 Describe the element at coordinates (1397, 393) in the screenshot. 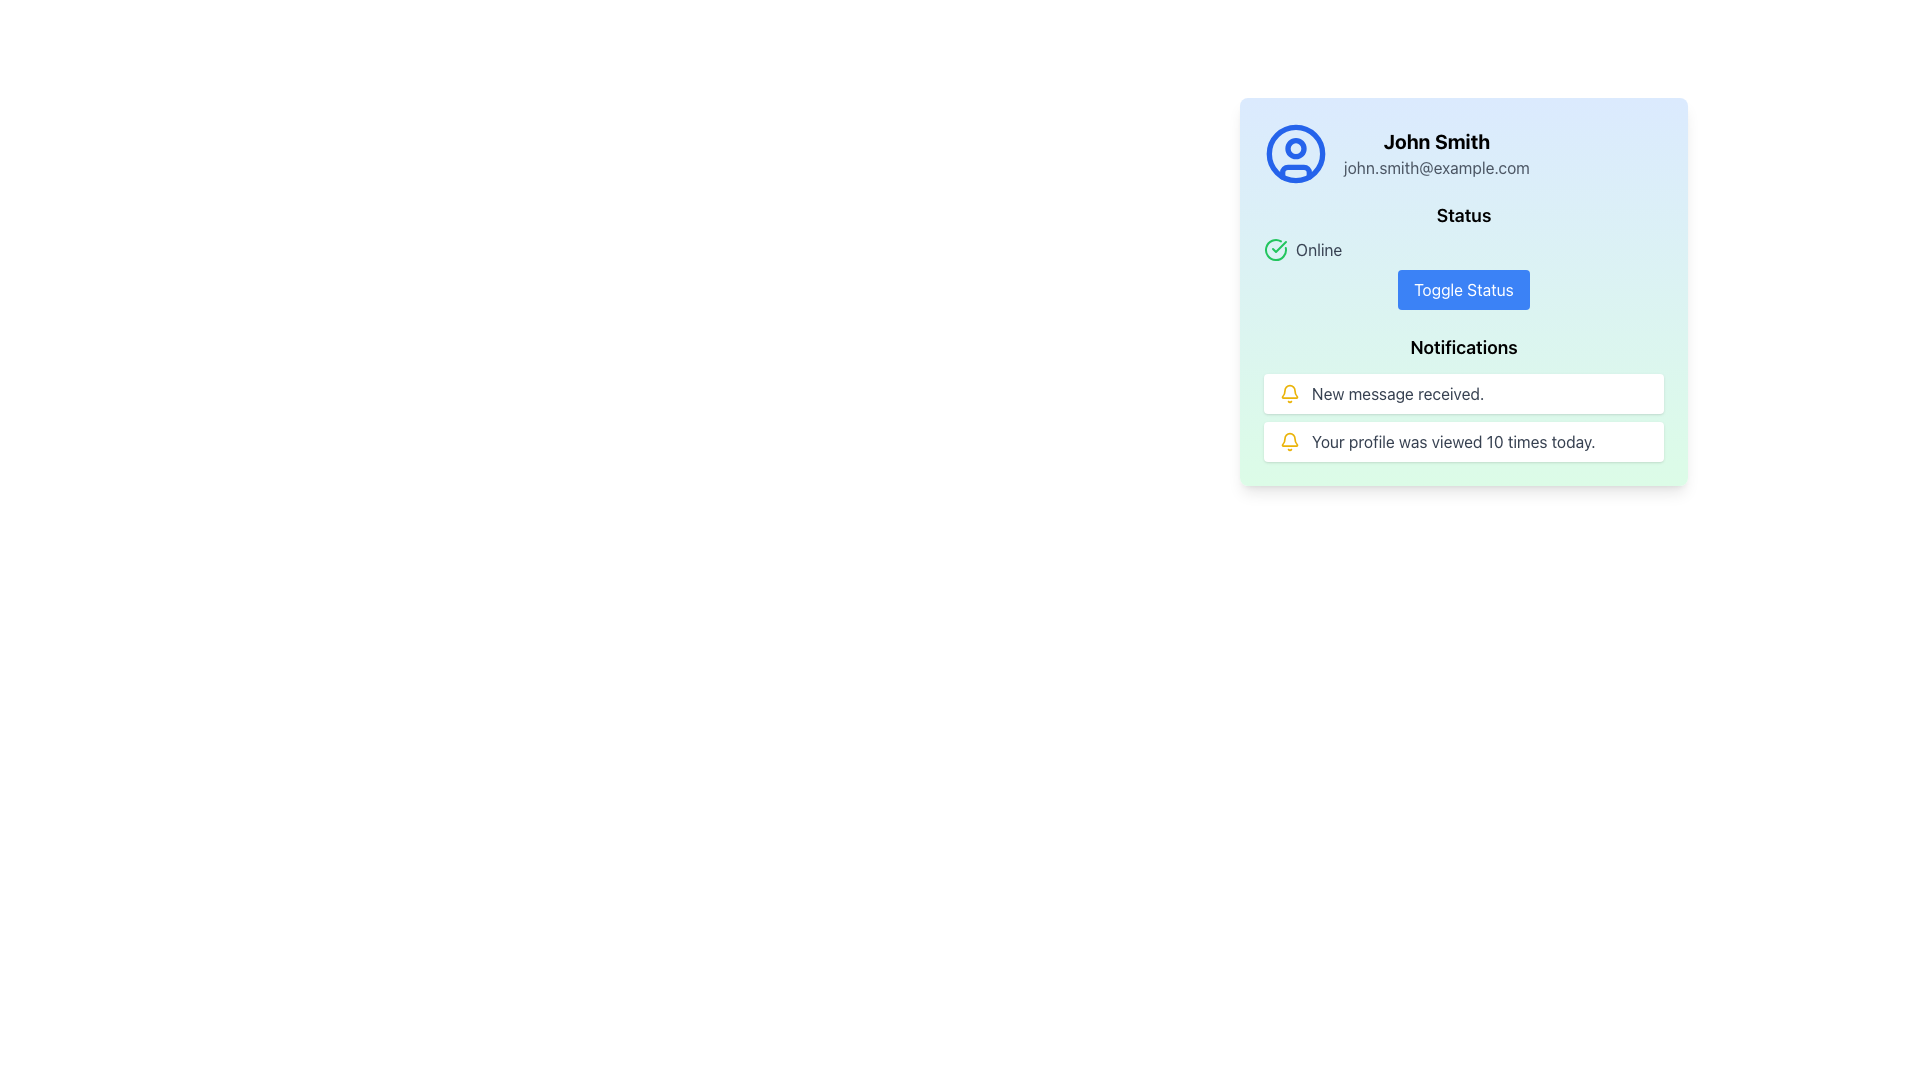

I see `static text element that displays 'New message received.' which is styled in gray against a white background, located in the first row of the notification list inside a notification card` at that location.